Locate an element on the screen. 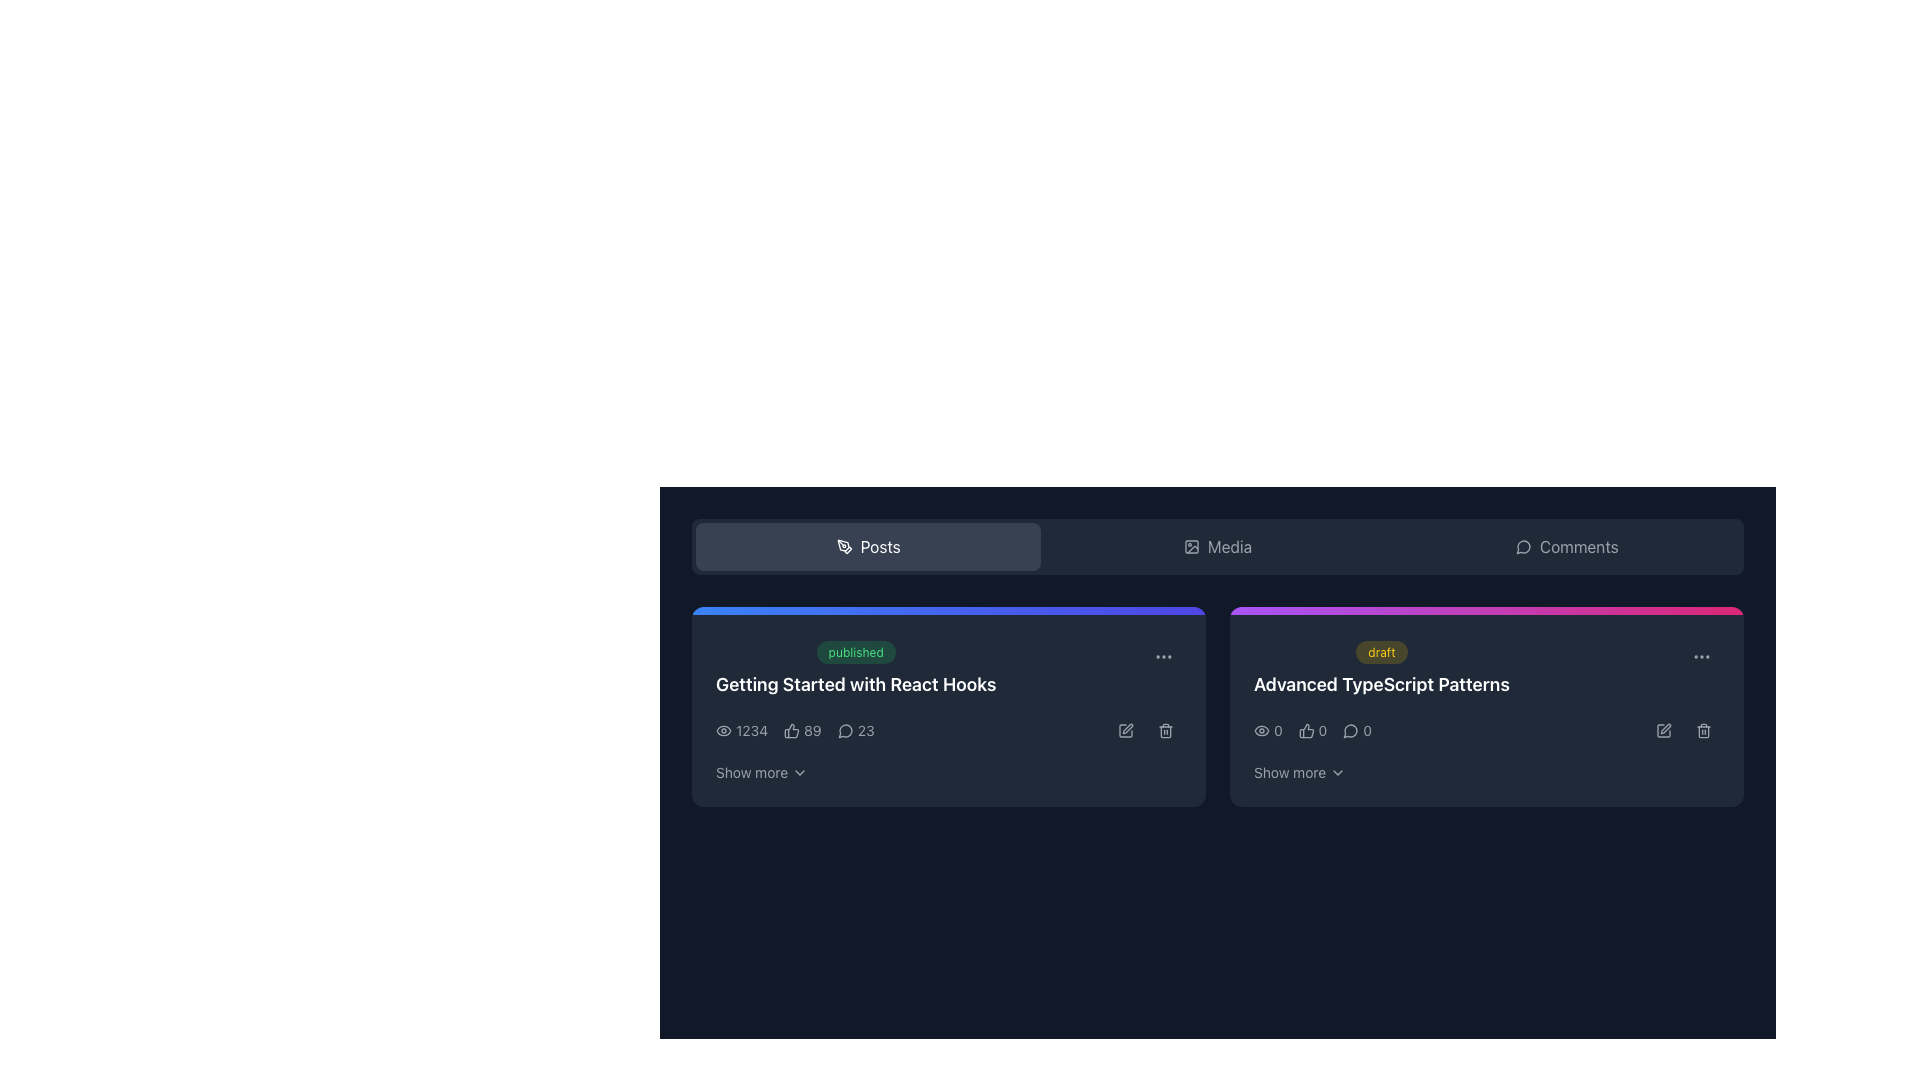  the button located at the top-right corner of the 'Advanced TypeScript Patterns' card is located at coordinates (1701, 656).